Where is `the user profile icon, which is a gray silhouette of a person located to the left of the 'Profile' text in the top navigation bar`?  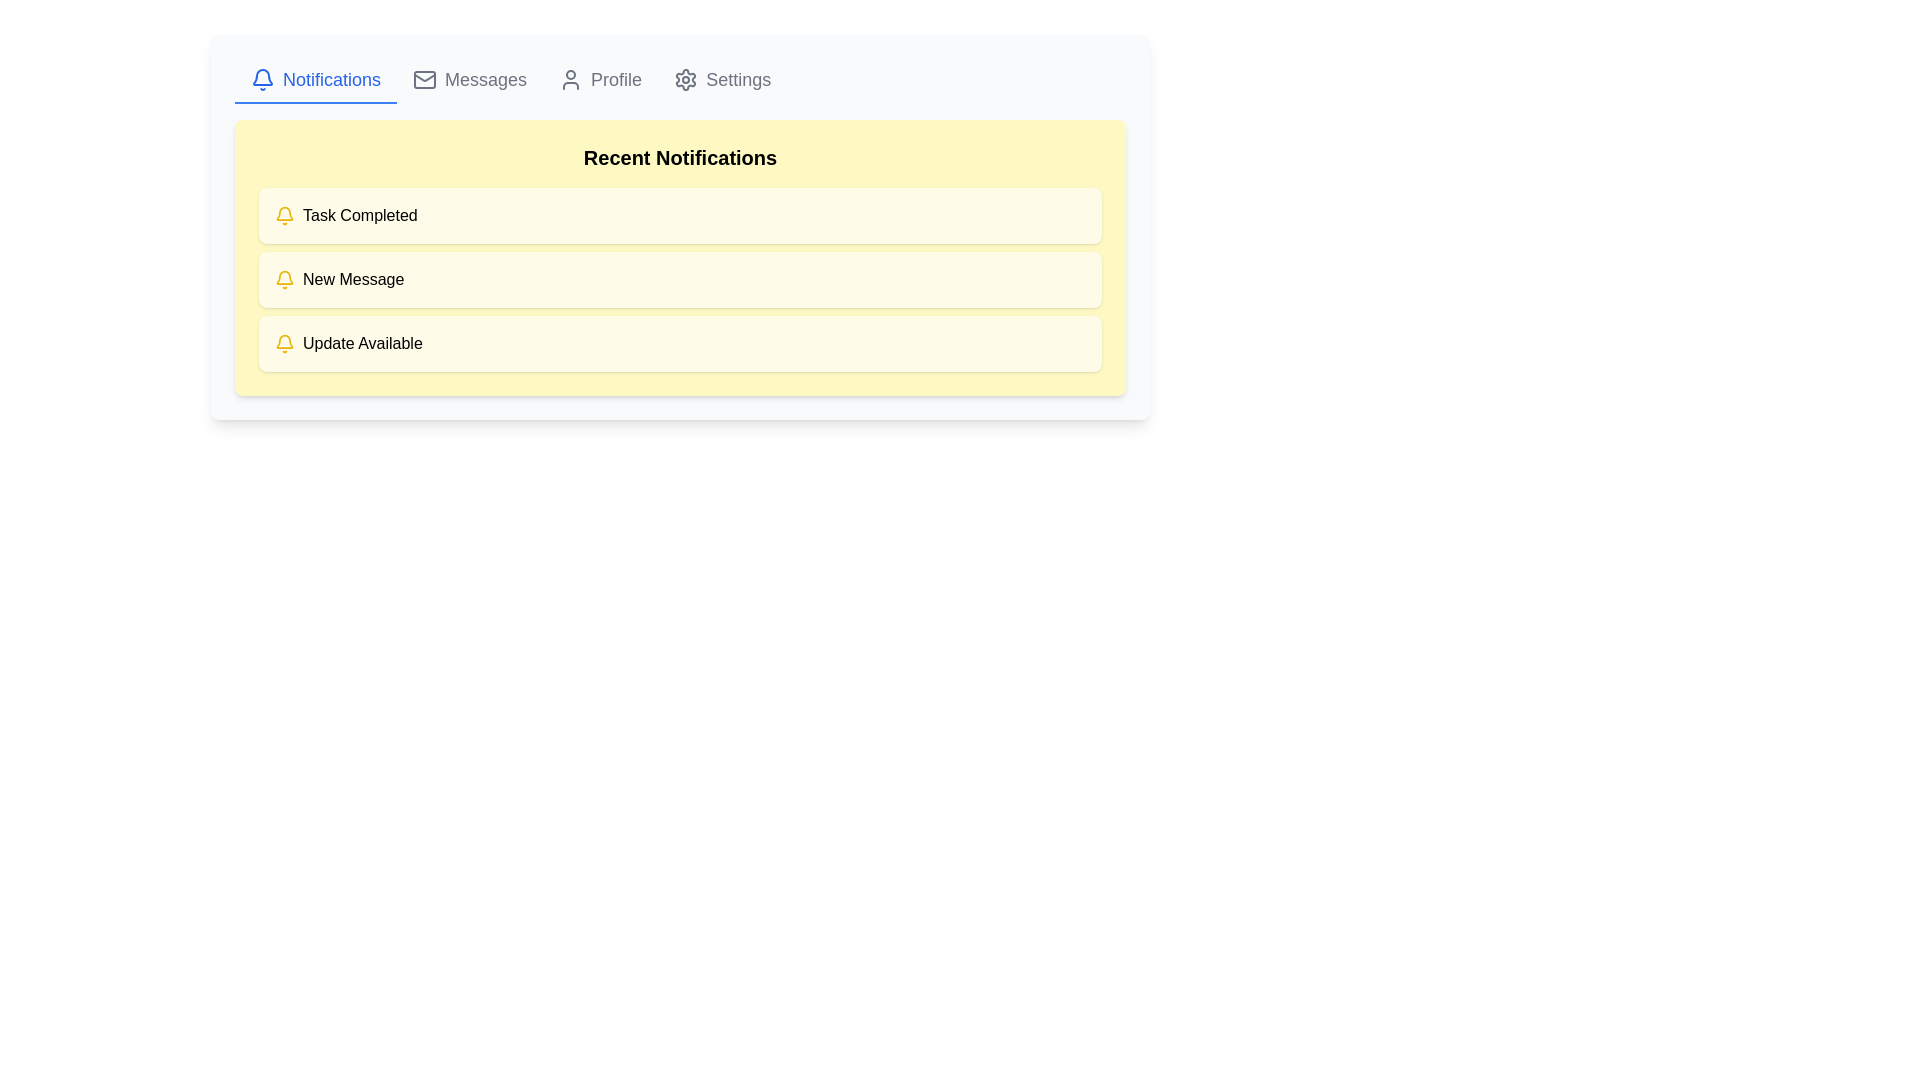
the user profile icon, which is a gray silhouette of a person located to the left of the 'Profile' text in the top navigation bar is located at coordinates (570, 79).